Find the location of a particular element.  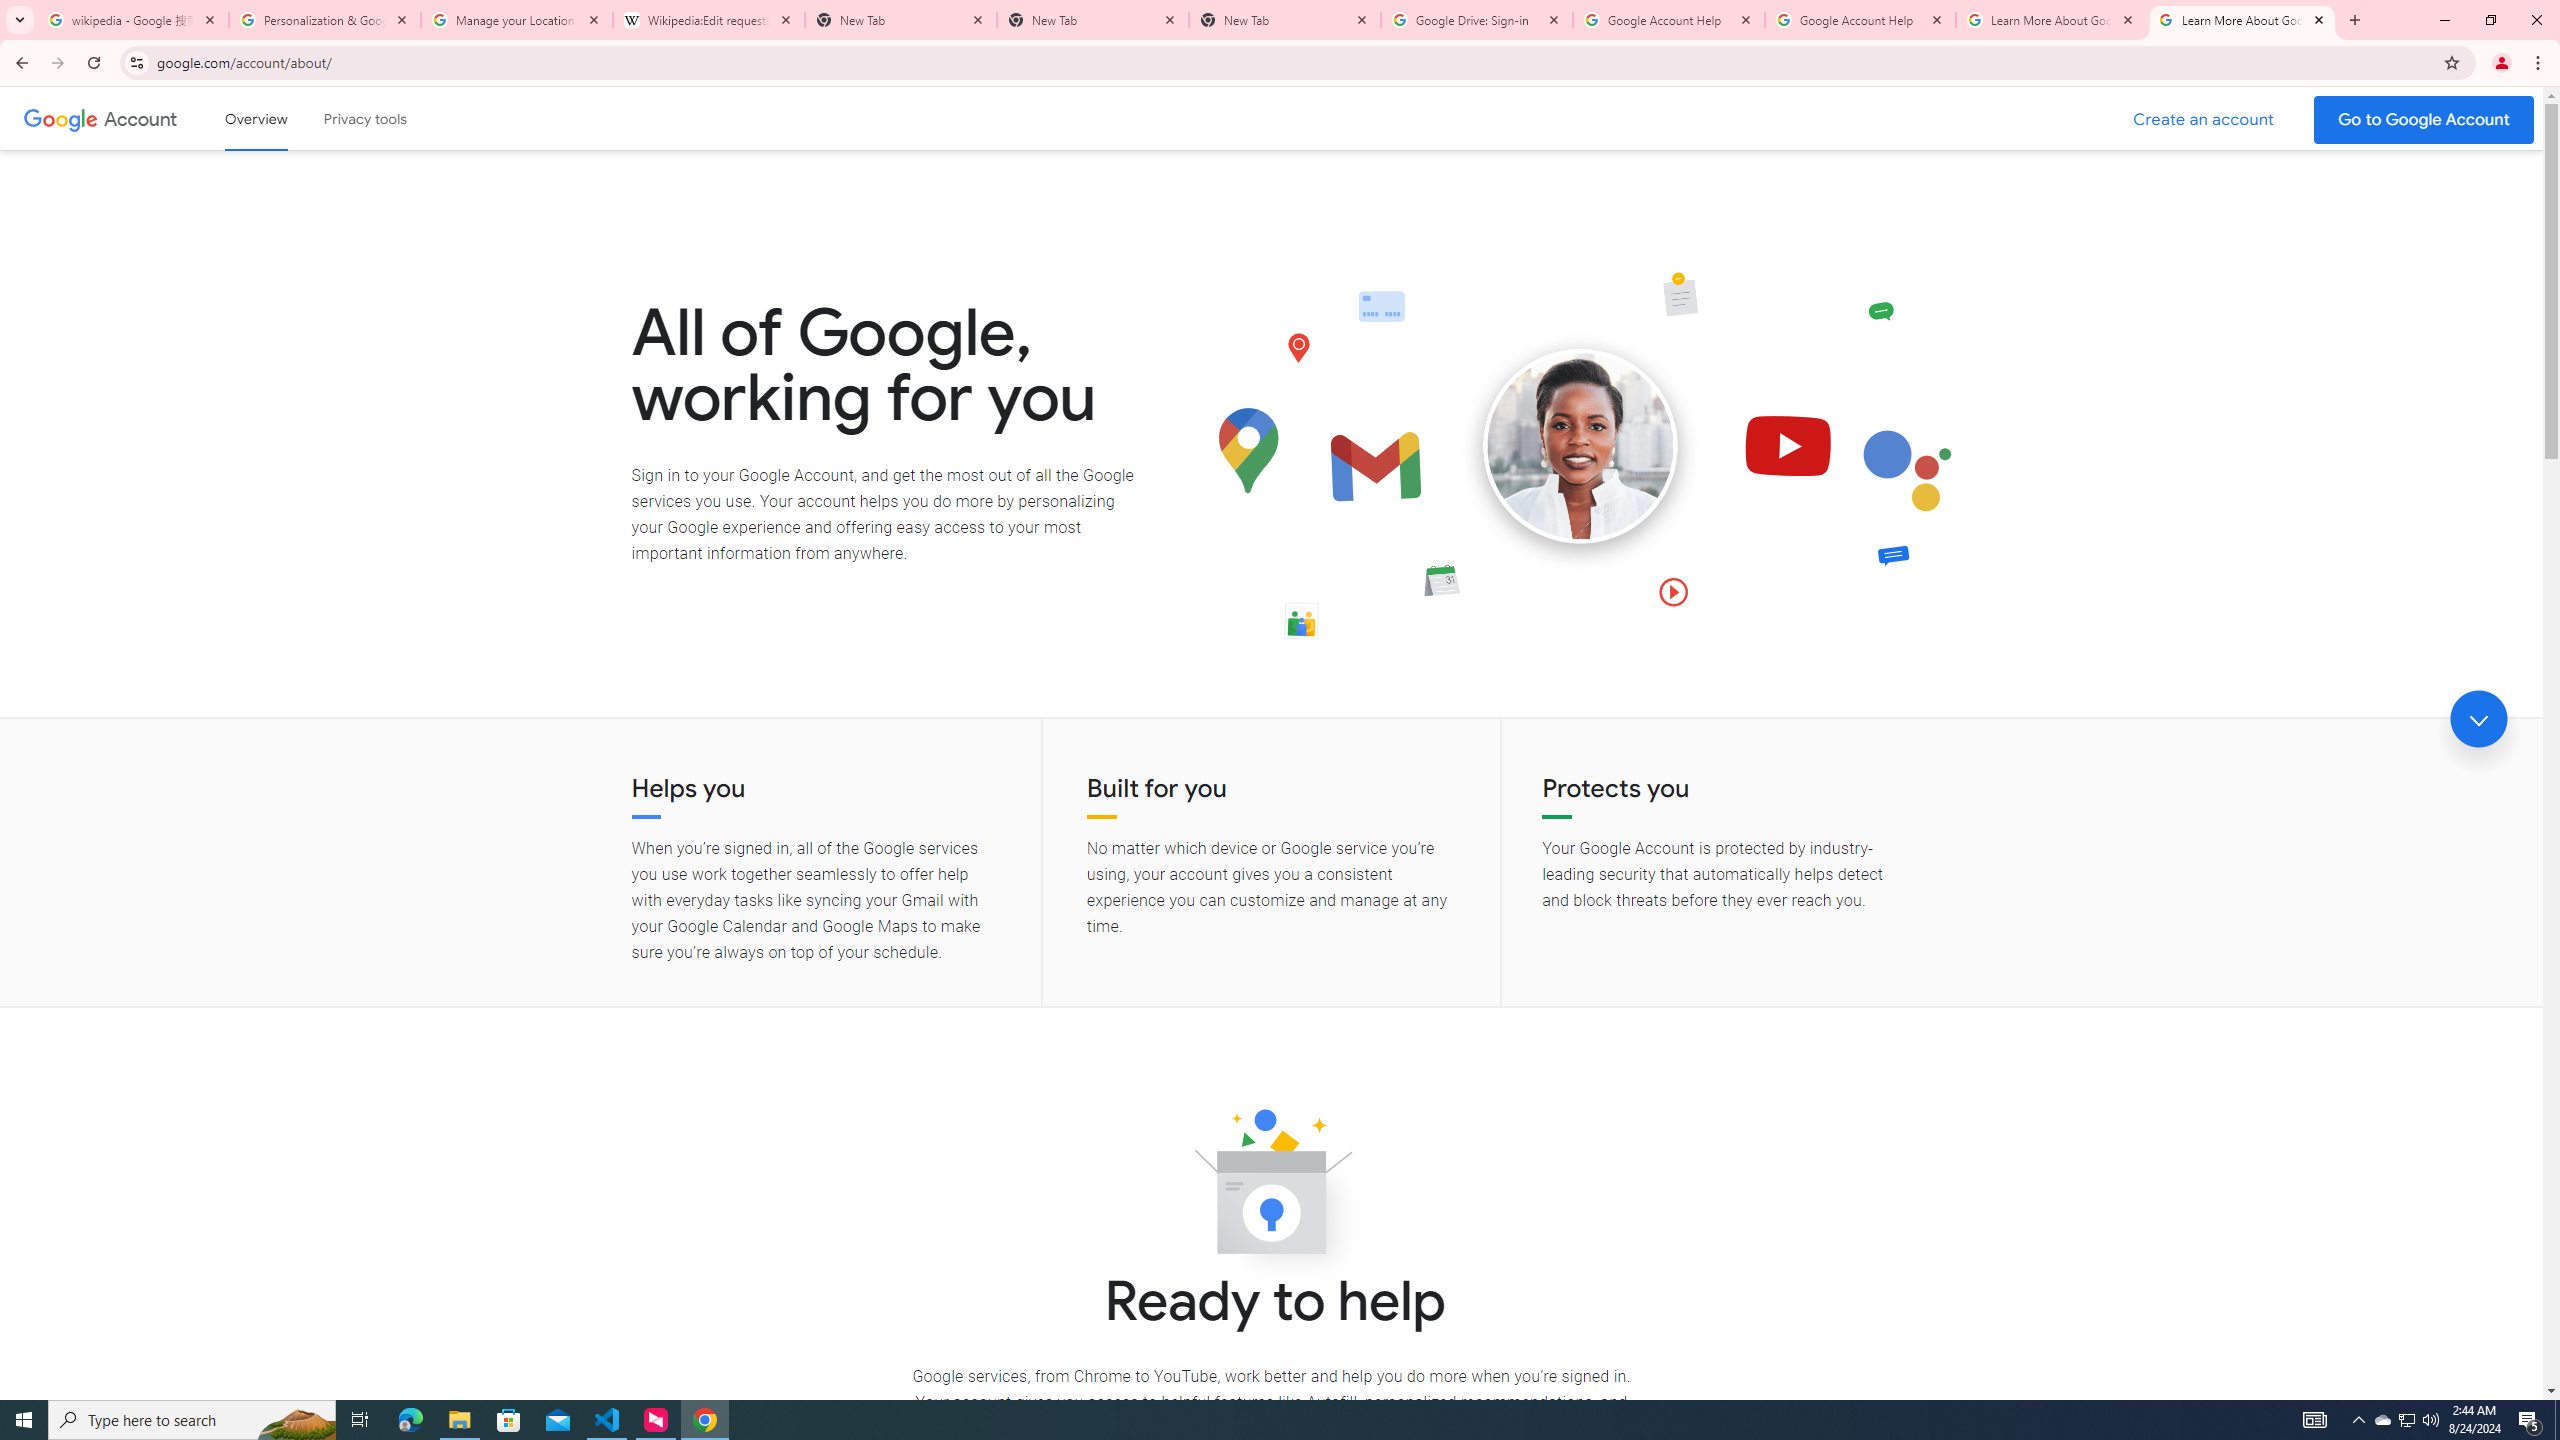

'Privacy tools' is located at coordinates (363, 118).